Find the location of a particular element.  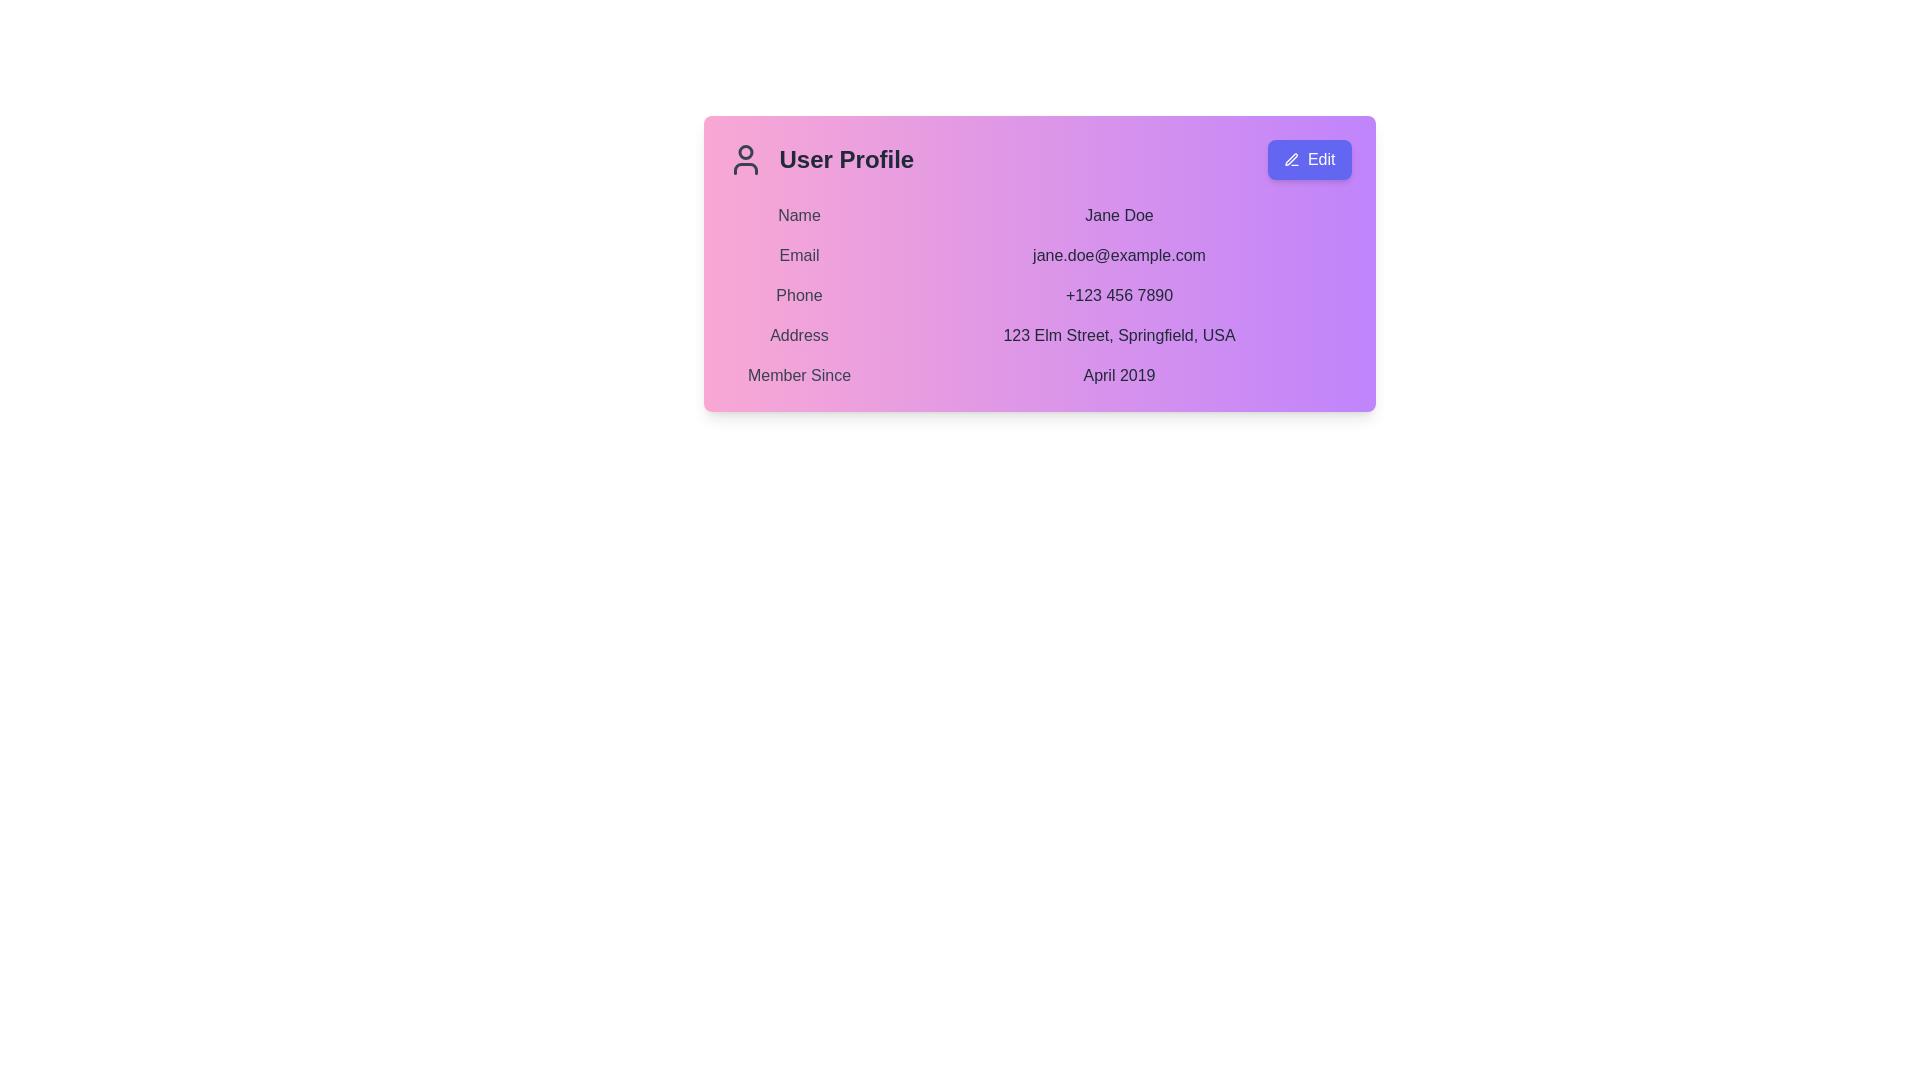

the edit icon located within the 'Edit' button at the top-right corner of the user profile card is located at coordinates (1291, 158).